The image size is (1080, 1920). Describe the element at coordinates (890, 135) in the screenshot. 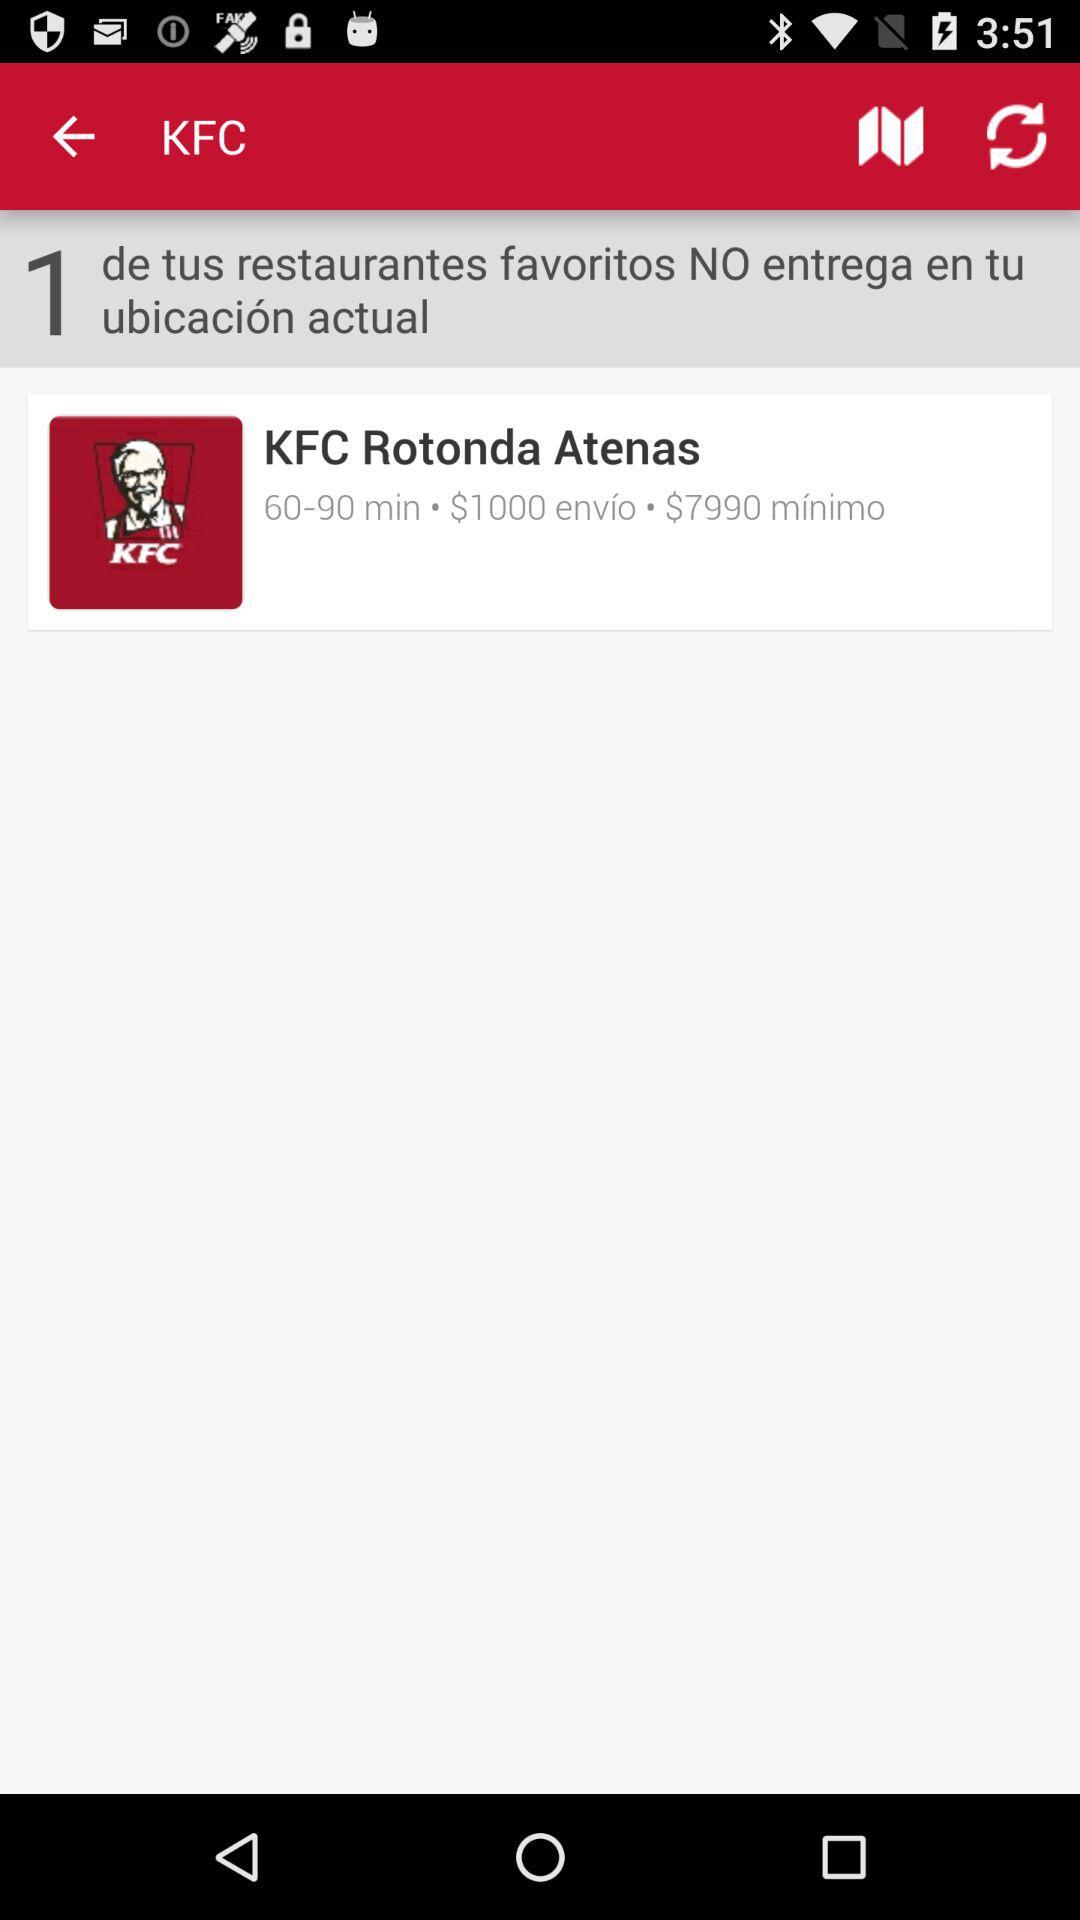

I see `icon above the de tus restaurantes icon` at that location.